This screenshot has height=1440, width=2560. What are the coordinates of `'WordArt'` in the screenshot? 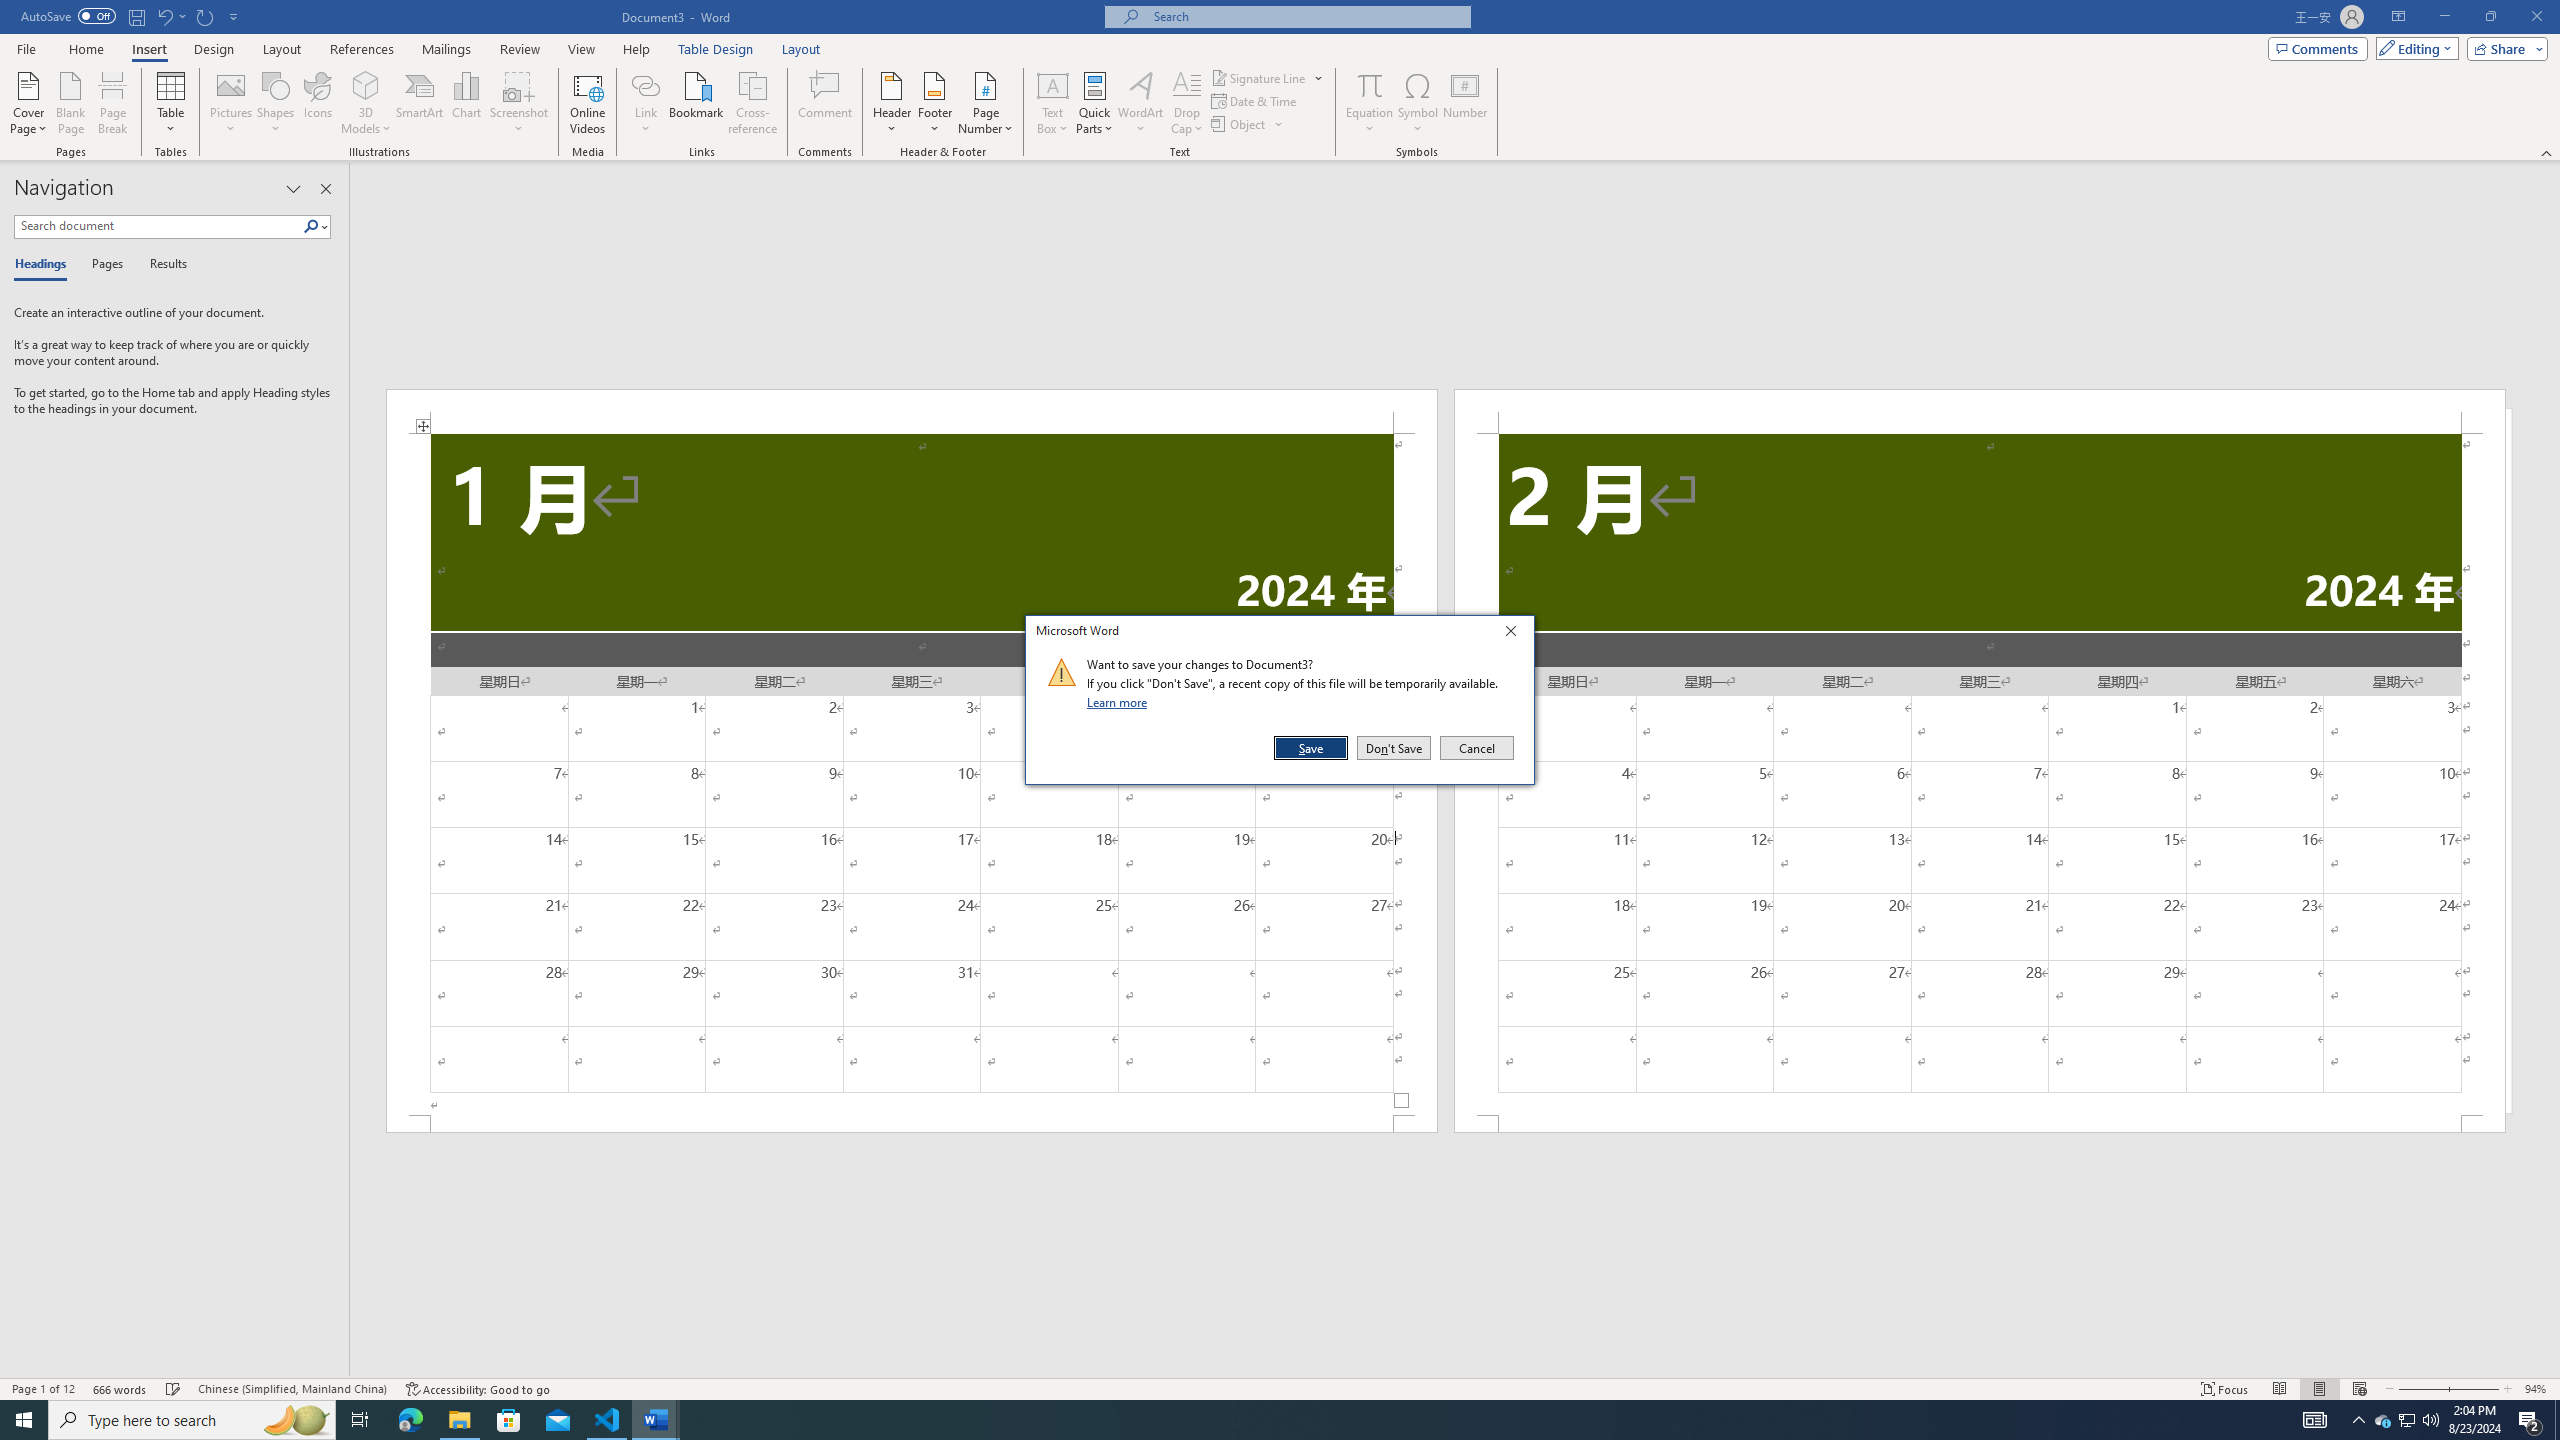 It's located at (1140, 103).